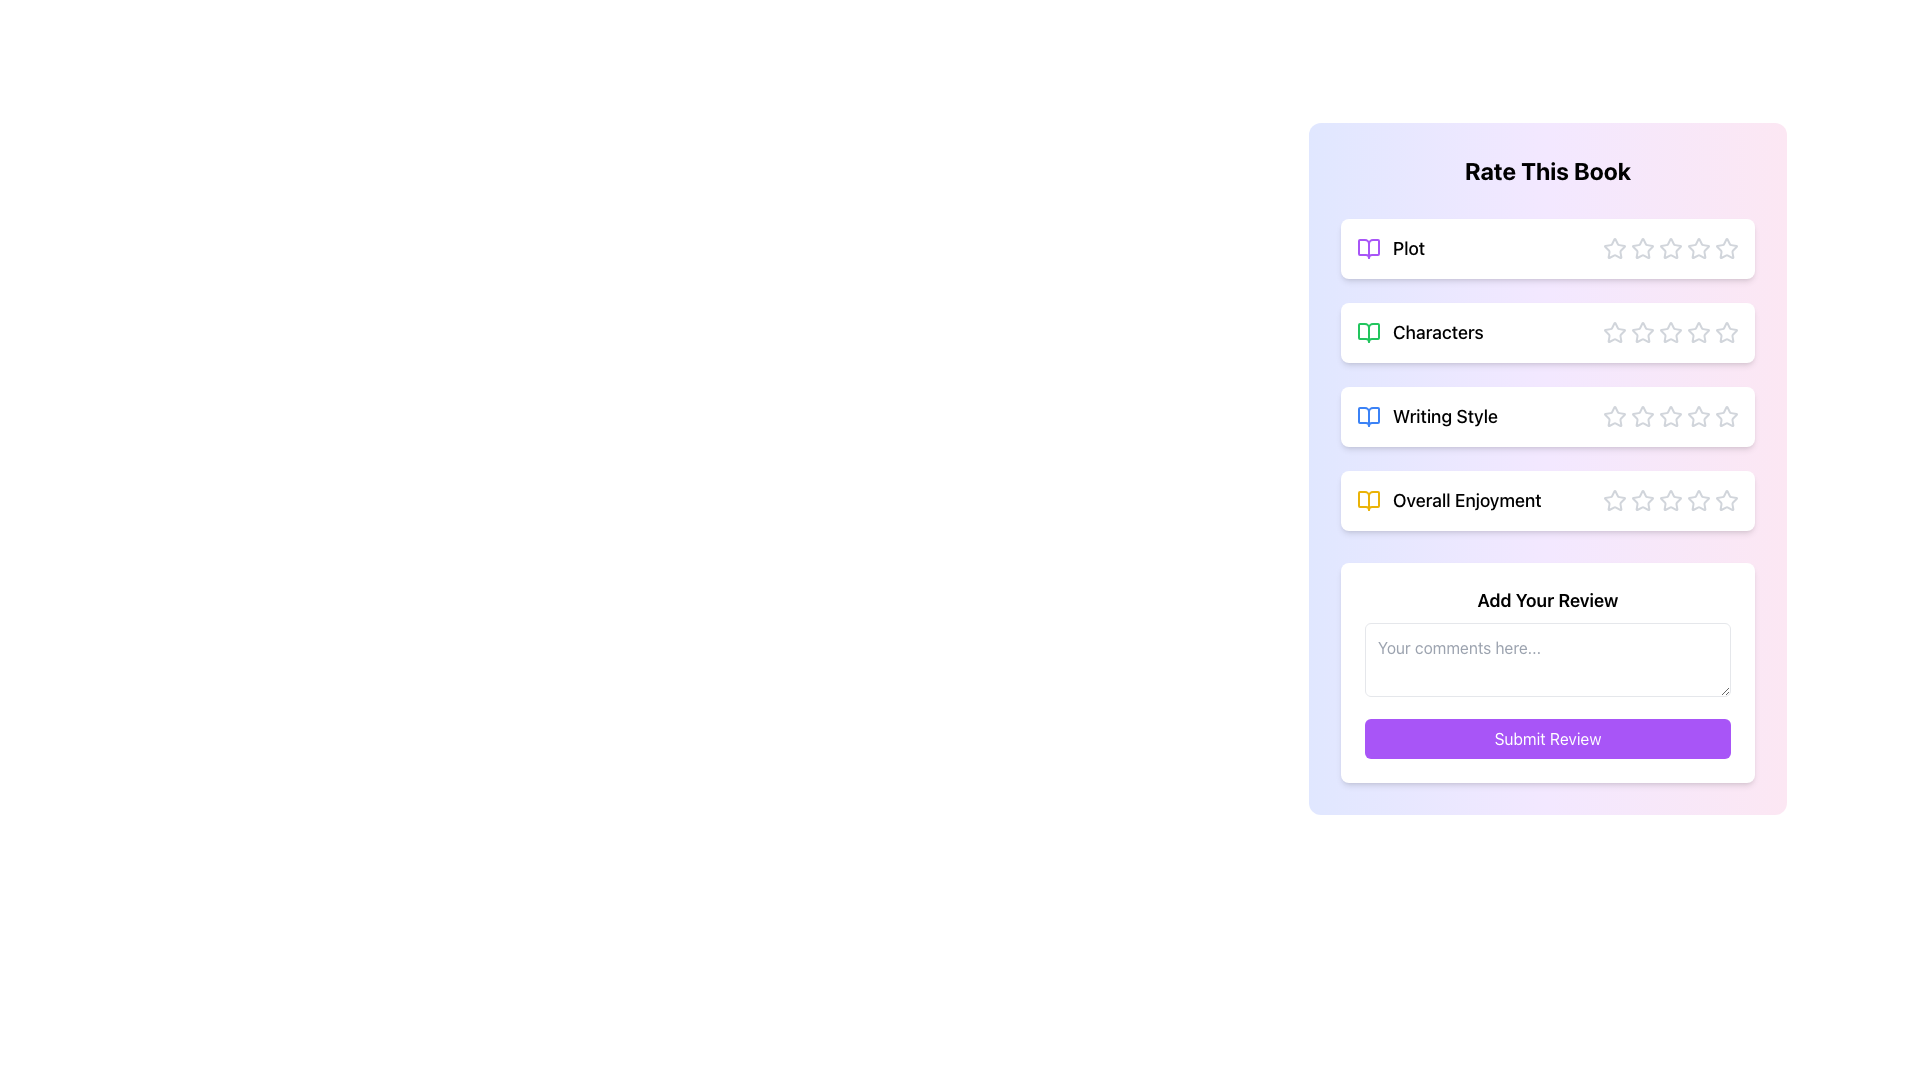  I want to click on the fourth star icon in the rating component under the 'Plot' section to indicate a four-star rating for the 'Rate This Book' panel, so click(1670, 248).